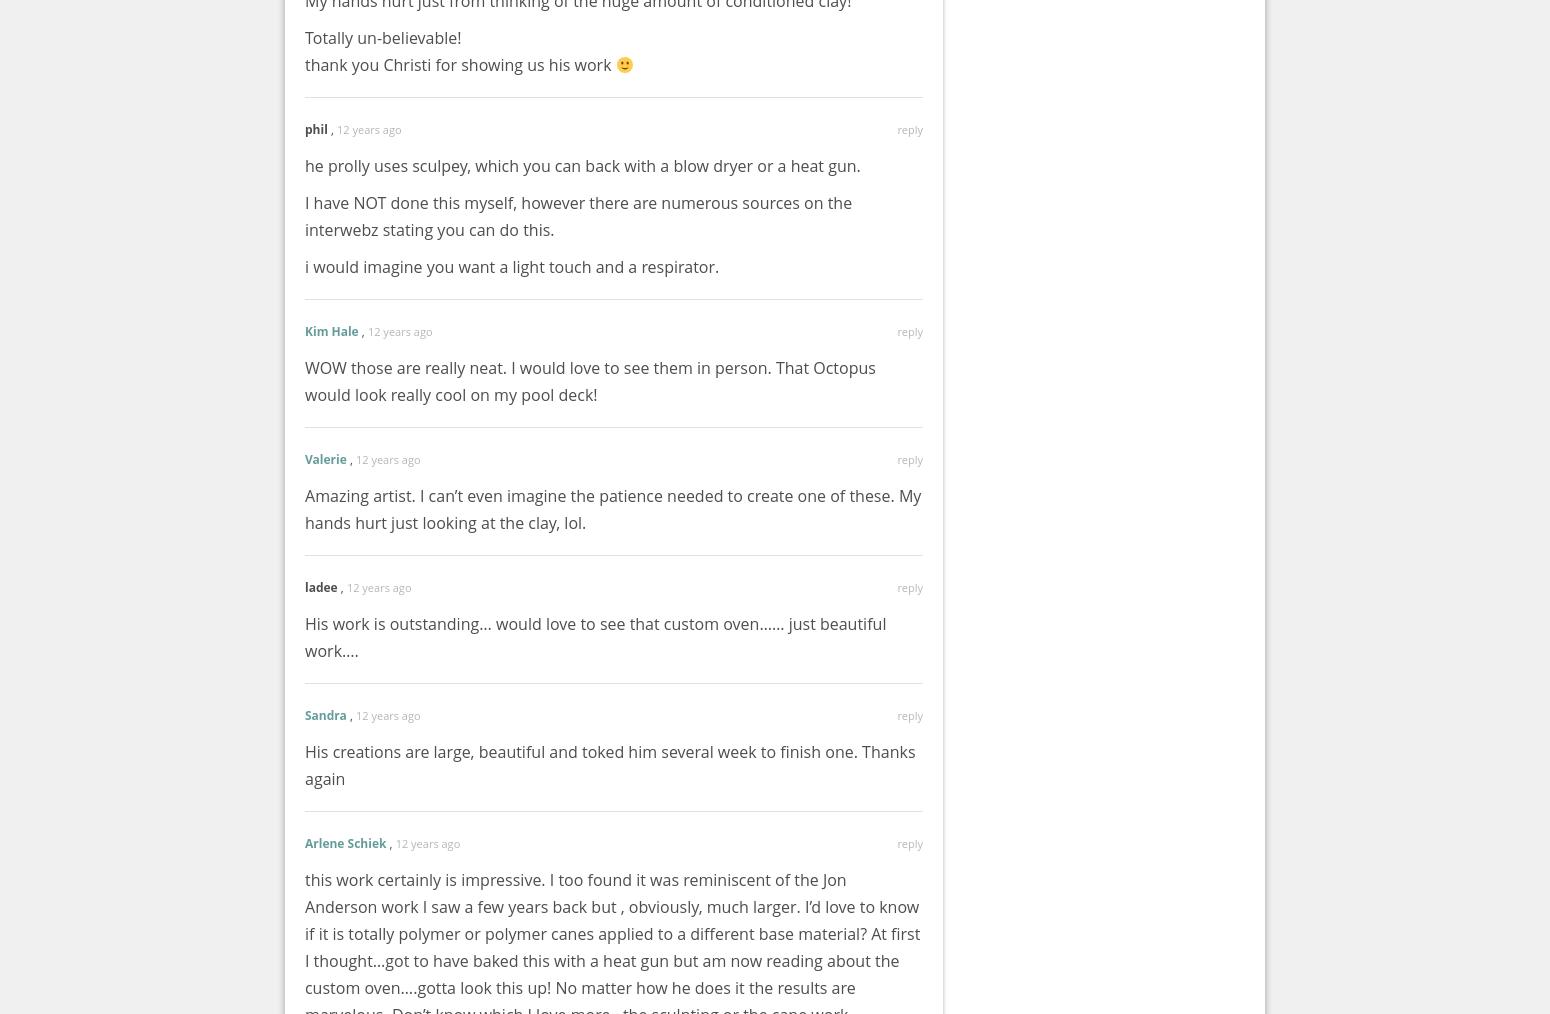 The height and width of the screenshot is (1014, 1550). I want to click on 'Amazing artist. I can’t even imagine the patience needed to create one of these. My hands hurt just looking at the clay, lol.', so click(613, 508).